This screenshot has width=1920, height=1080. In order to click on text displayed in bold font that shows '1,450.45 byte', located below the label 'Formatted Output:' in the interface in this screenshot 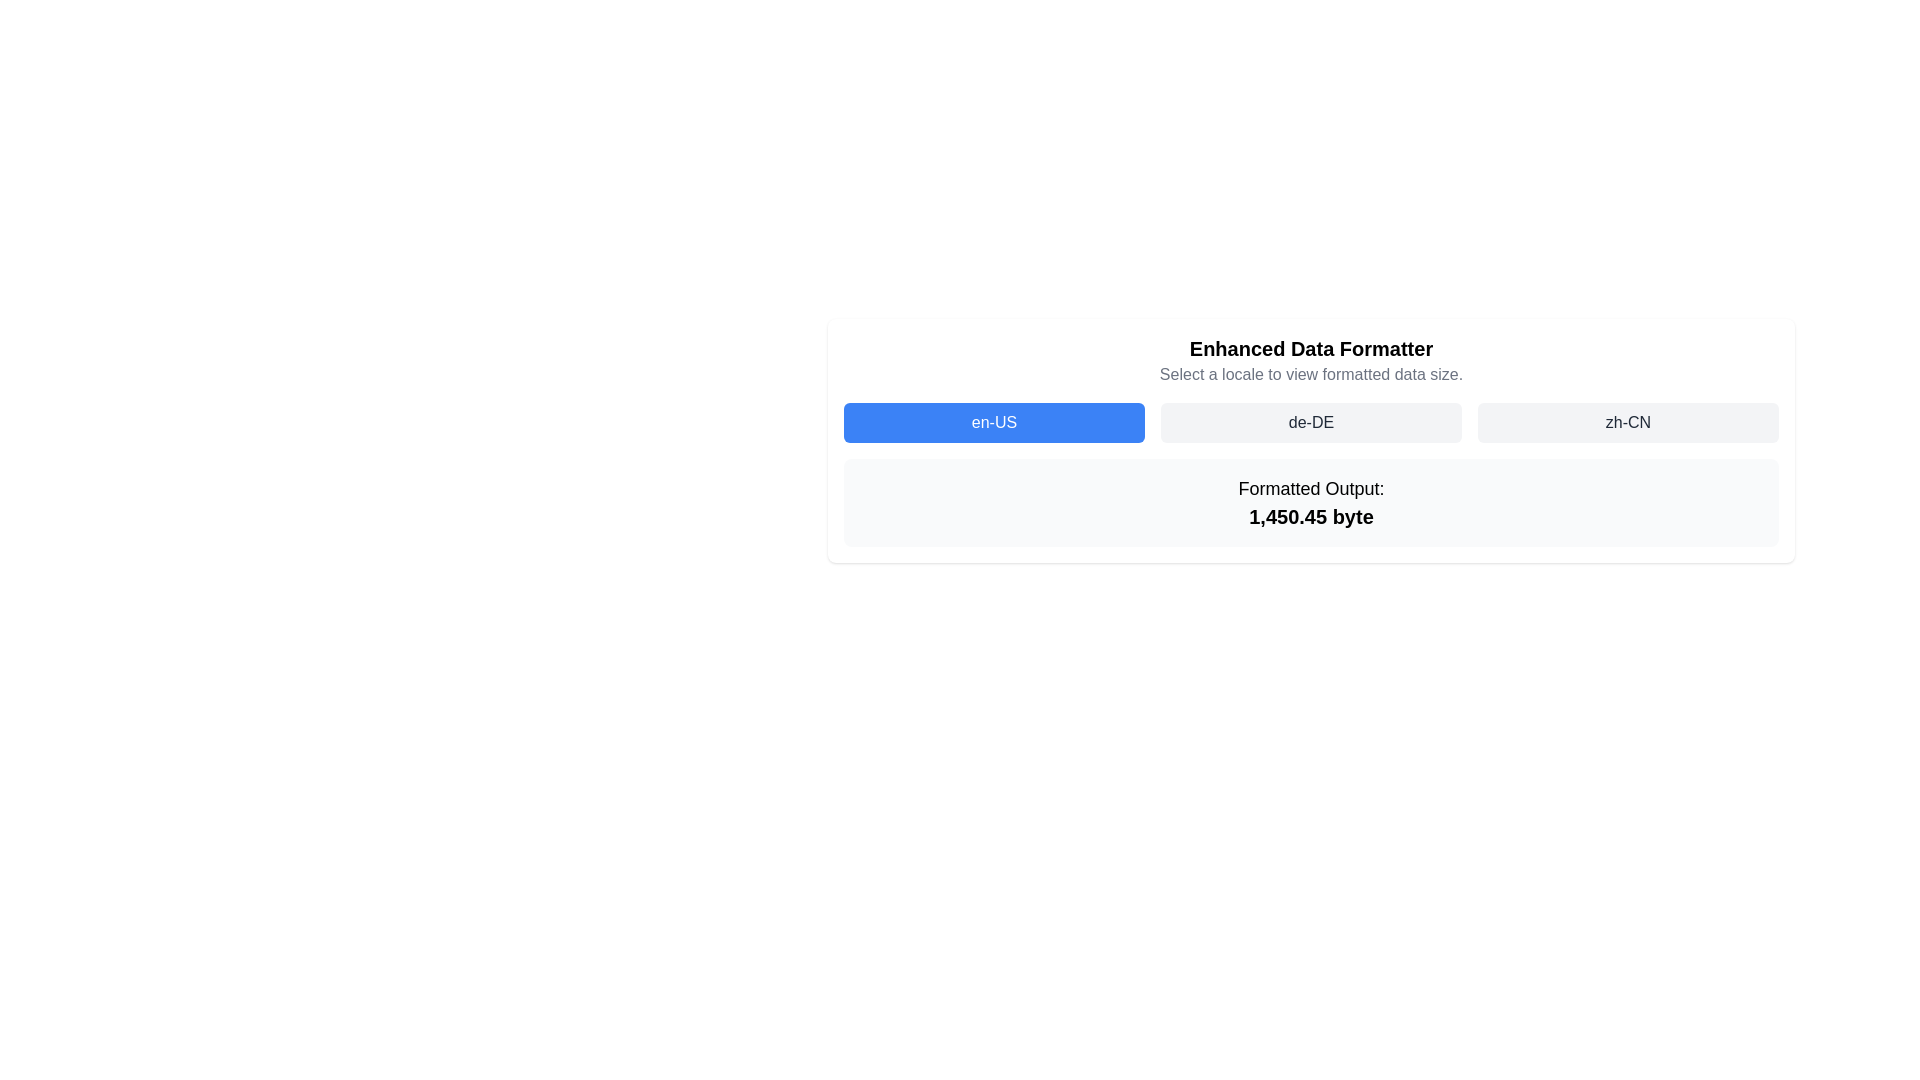, I will do `click(1311, 515)`.